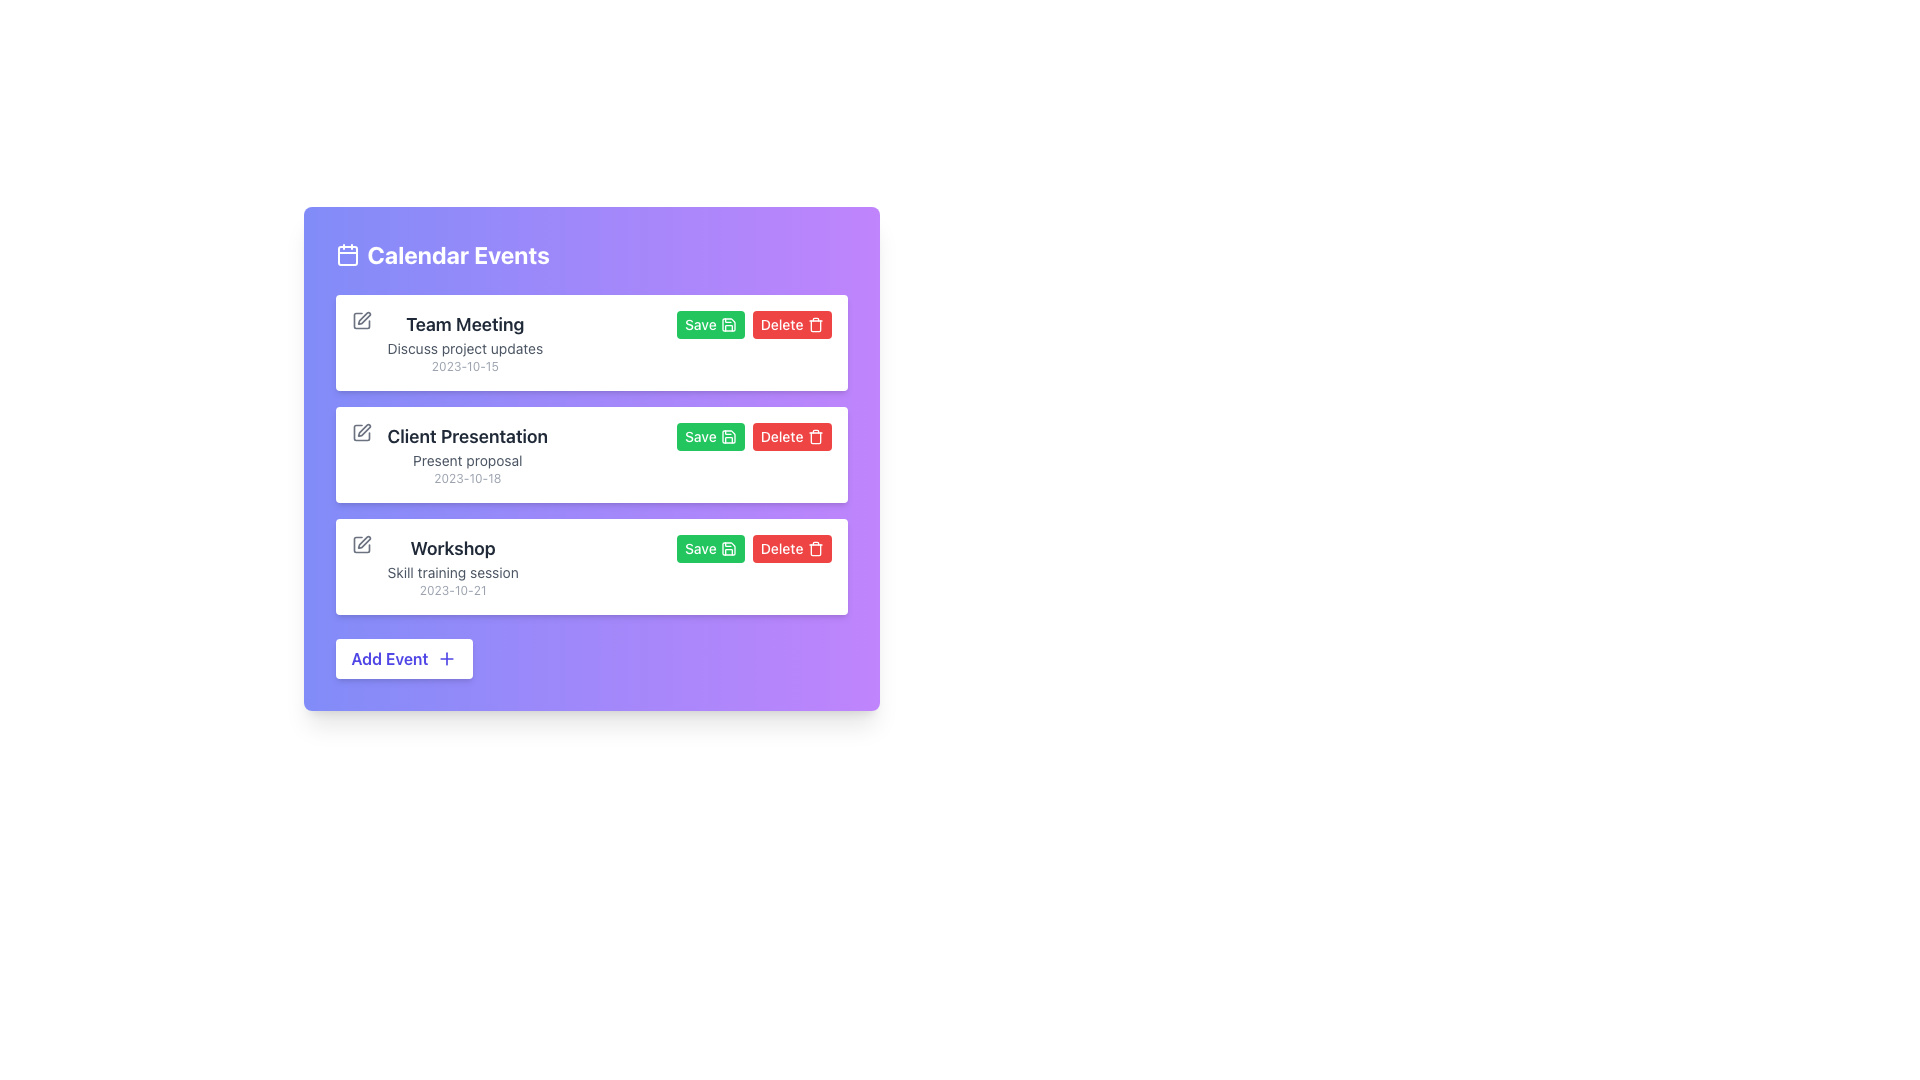  What do you see at coordinates (791, 435) in the screenshot?
I see `the red 'Delete' button with a trash can icon located next to the 'Save' button in the right section of the button group` at bounding box center [791, 435].